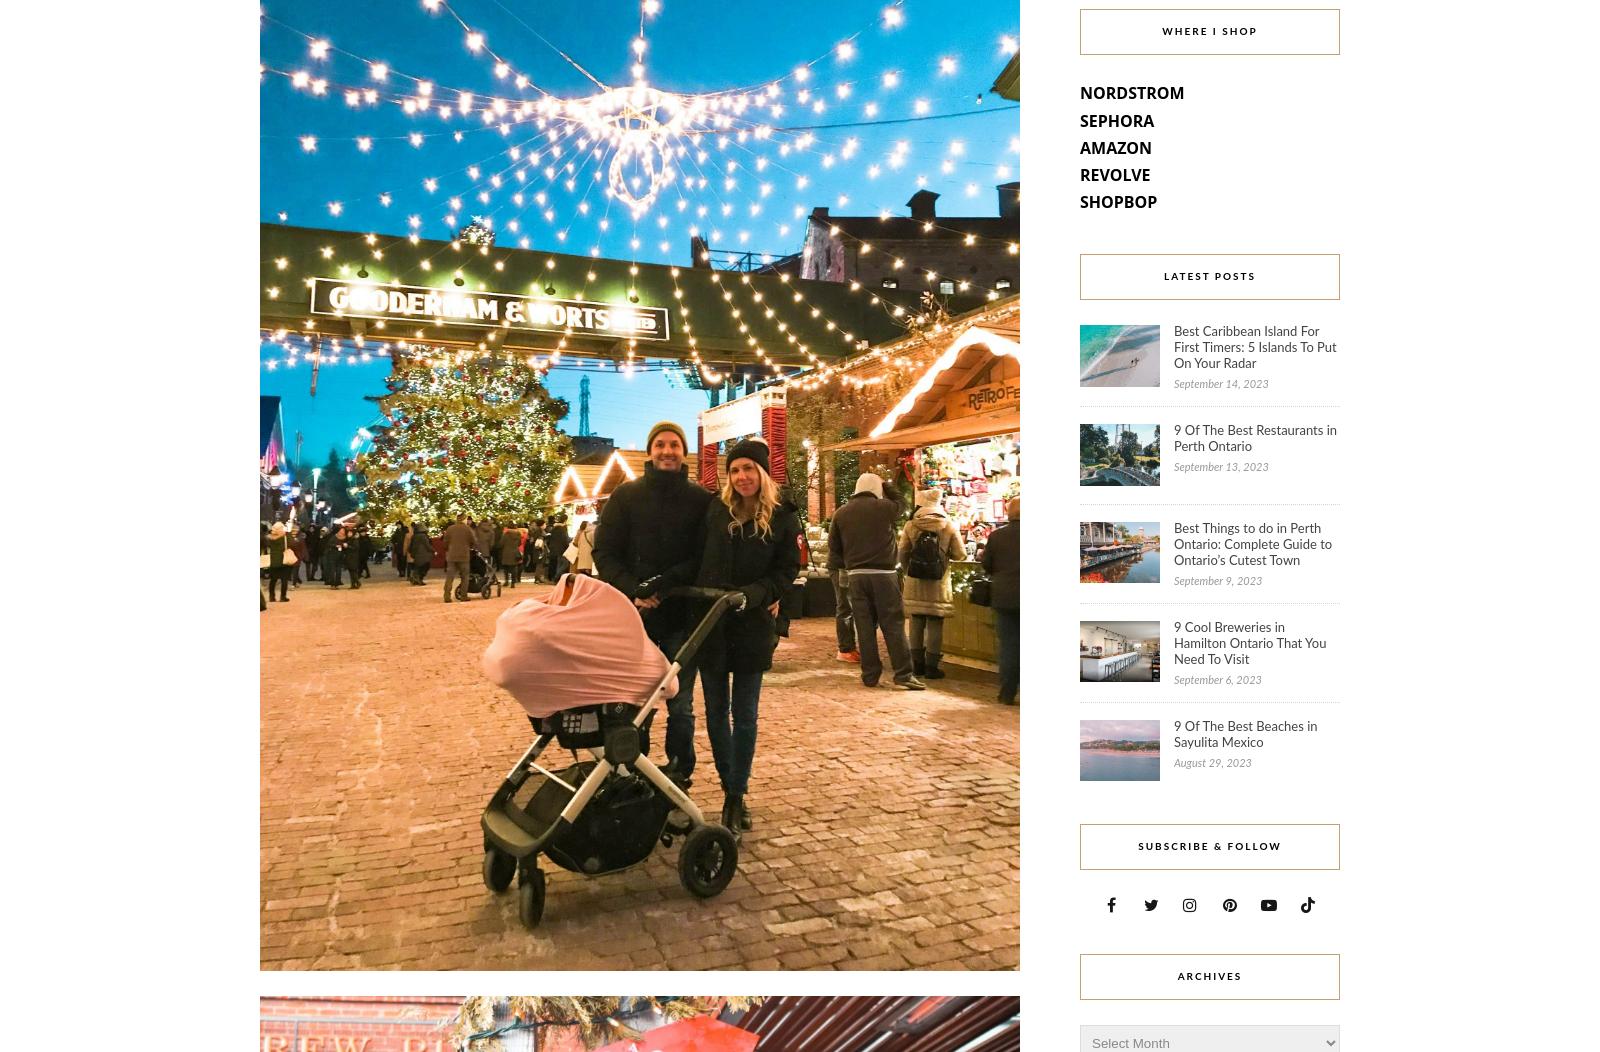  I want to click on 'Best Caribbean Island For First Timers: 5 Islands To Put On Your Radar', so click(1254, 347).